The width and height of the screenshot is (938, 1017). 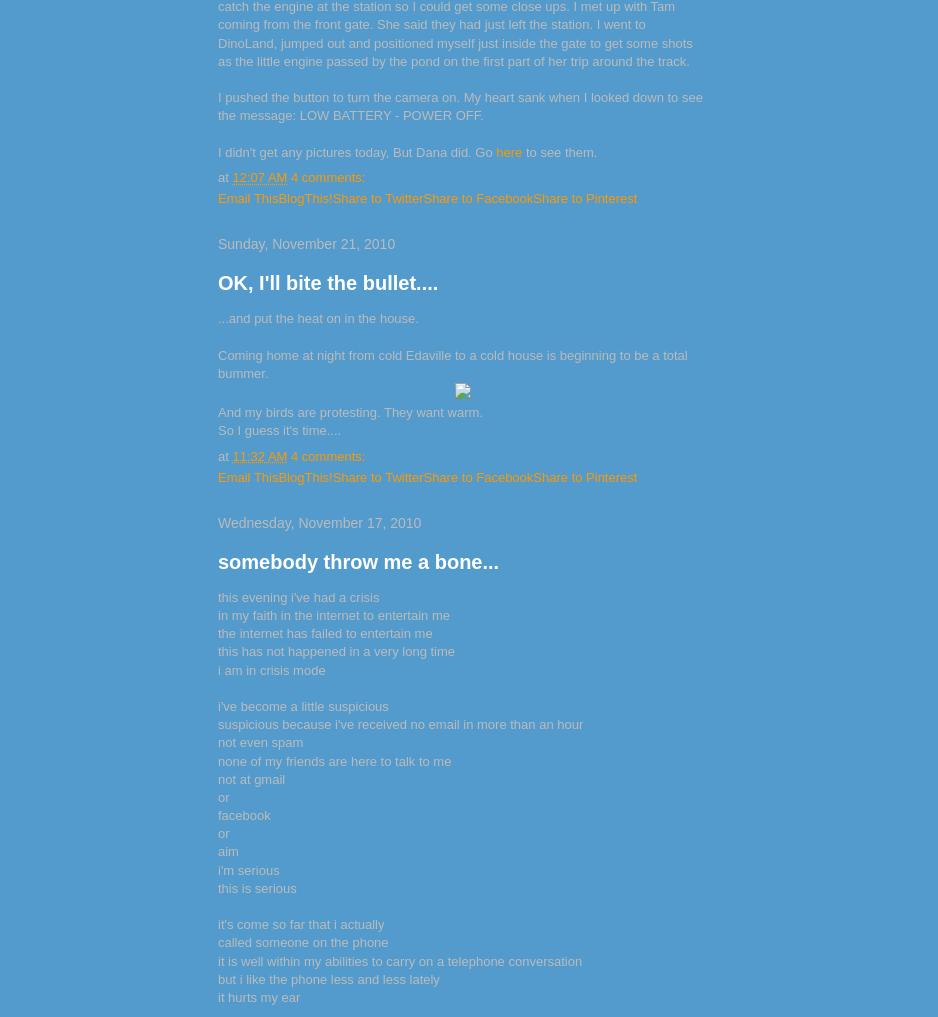 What do you see at coordinates (451, 362) in the screenshot?
I see `'Coming home at night from cold Edaville to a cold house is beginning to be a total bummer.'` at bounding box center [451, 362].